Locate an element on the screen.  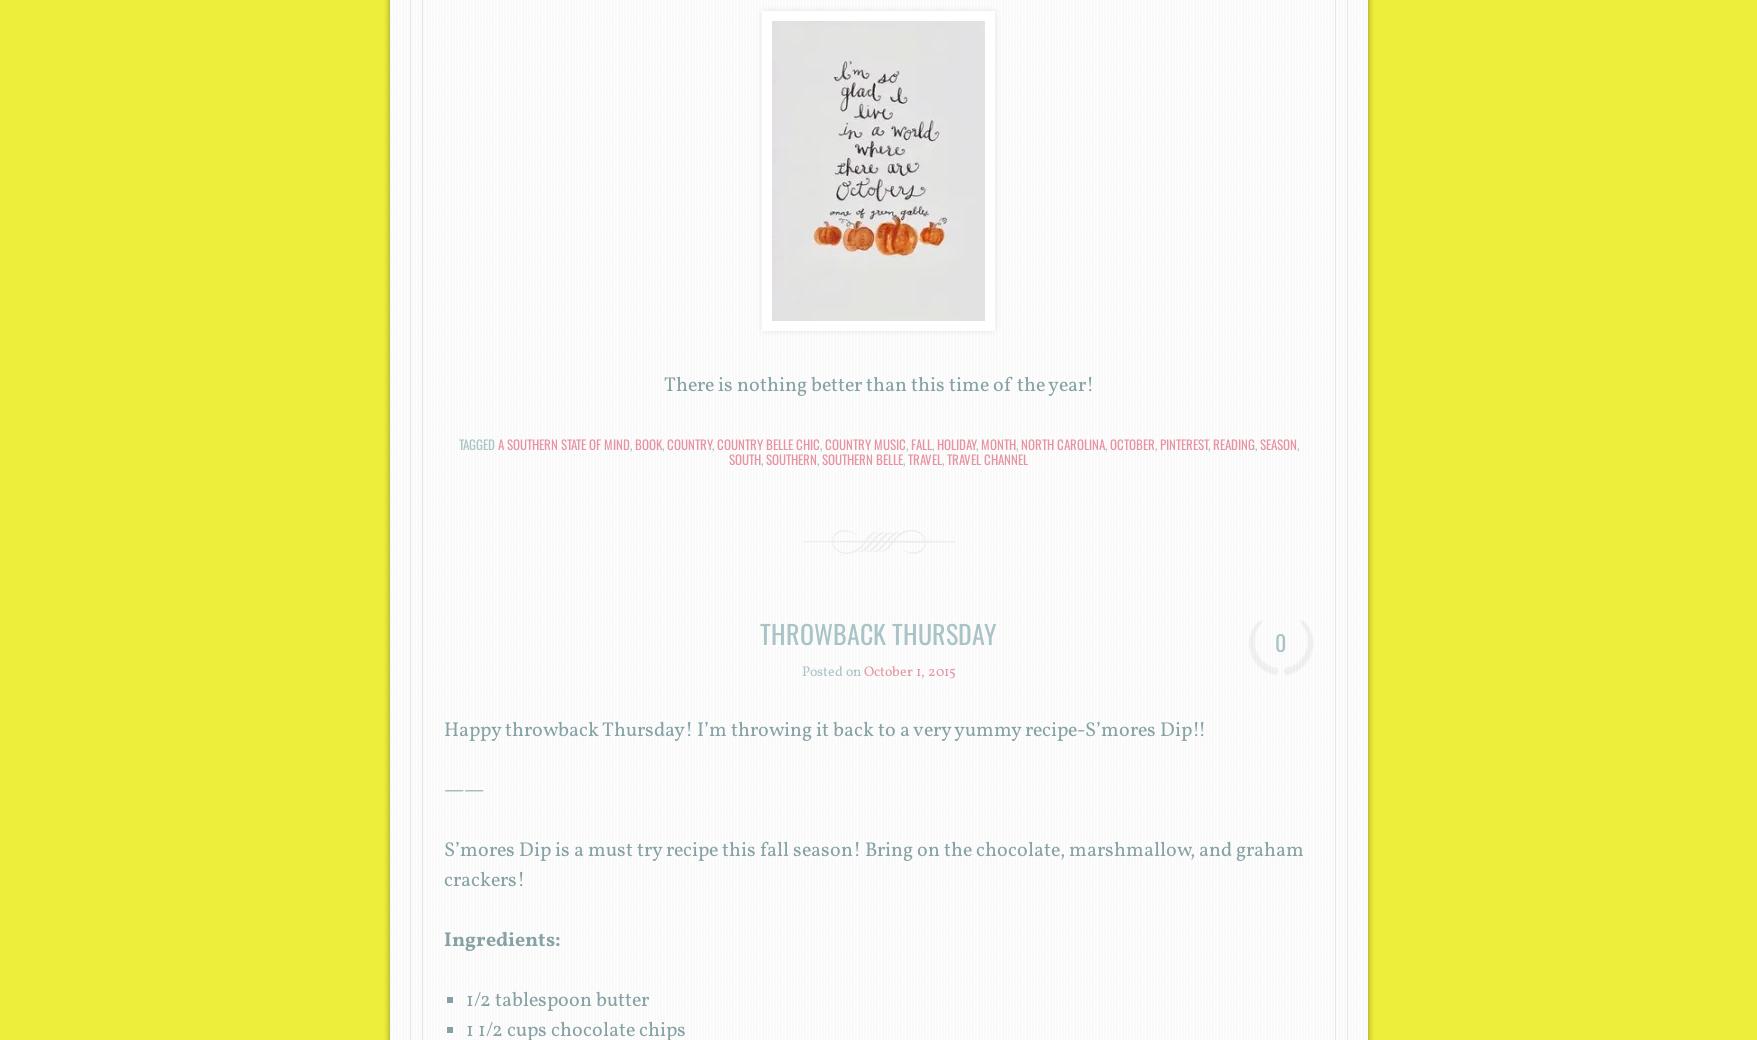
'Happy throwback Thursday! I’m throwing it back to a very yummy recipe-S’mores Dip!!' is located at coordinates (824, 731).